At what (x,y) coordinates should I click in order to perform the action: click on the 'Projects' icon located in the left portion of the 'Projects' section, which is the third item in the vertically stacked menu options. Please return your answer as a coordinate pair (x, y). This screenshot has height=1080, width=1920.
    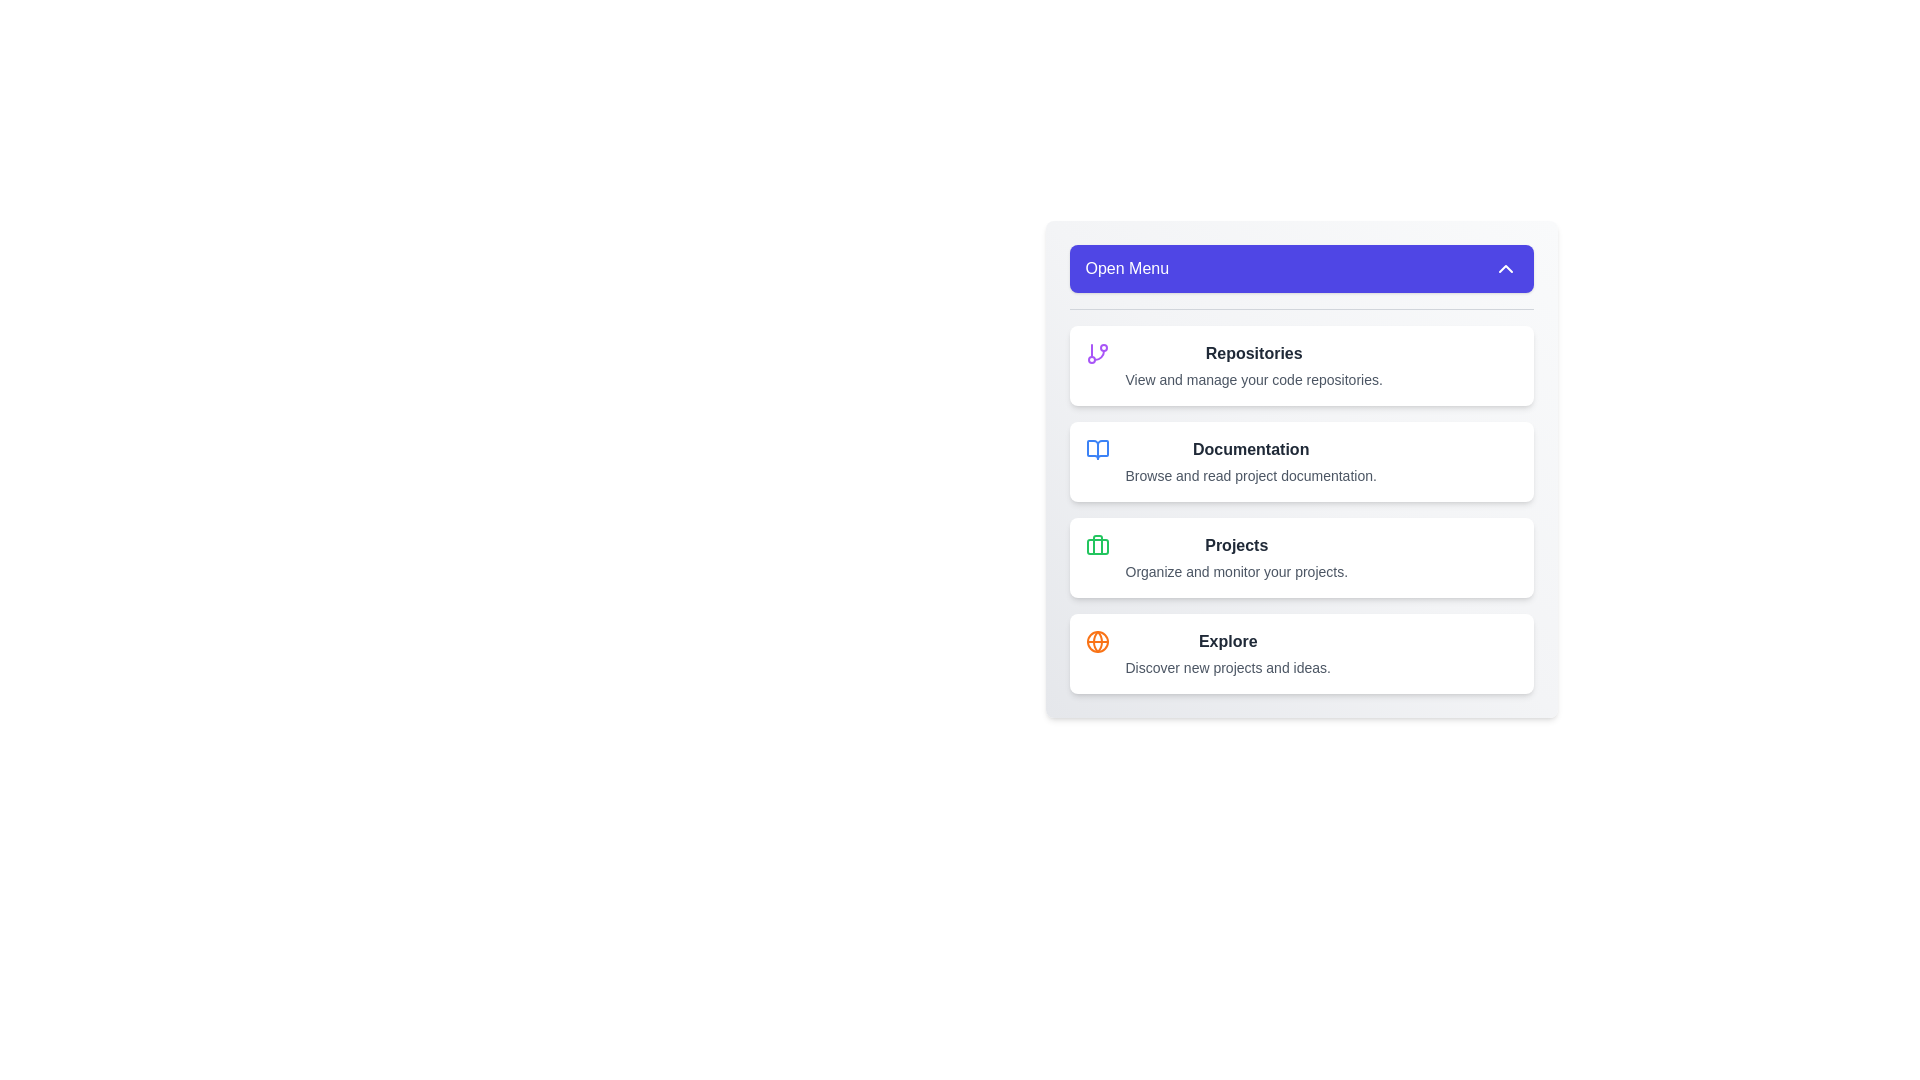
    Looking at the image, I should click on (1096, 546).